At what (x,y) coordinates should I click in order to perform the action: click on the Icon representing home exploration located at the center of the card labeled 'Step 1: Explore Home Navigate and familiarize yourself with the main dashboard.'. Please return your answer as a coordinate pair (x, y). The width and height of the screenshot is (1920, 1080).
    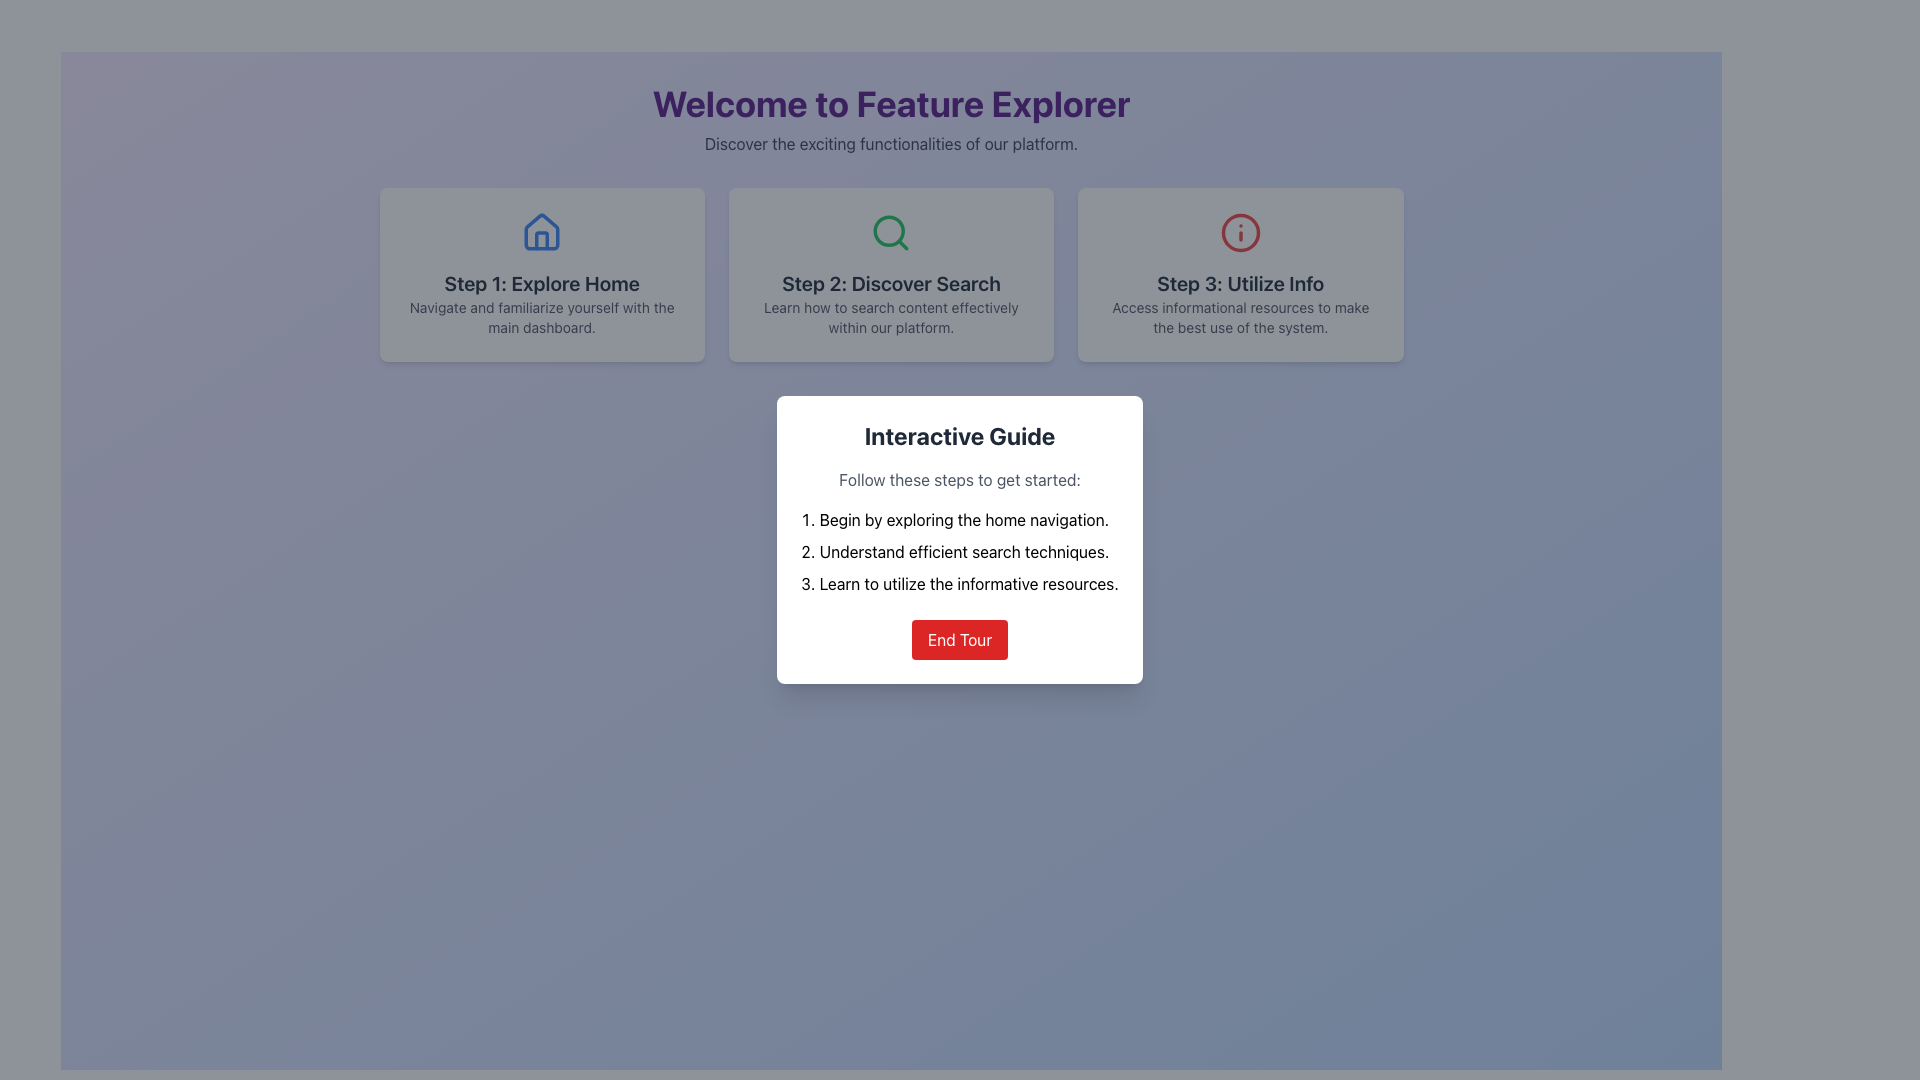
    Looking at the image, I should click on (542, 231).